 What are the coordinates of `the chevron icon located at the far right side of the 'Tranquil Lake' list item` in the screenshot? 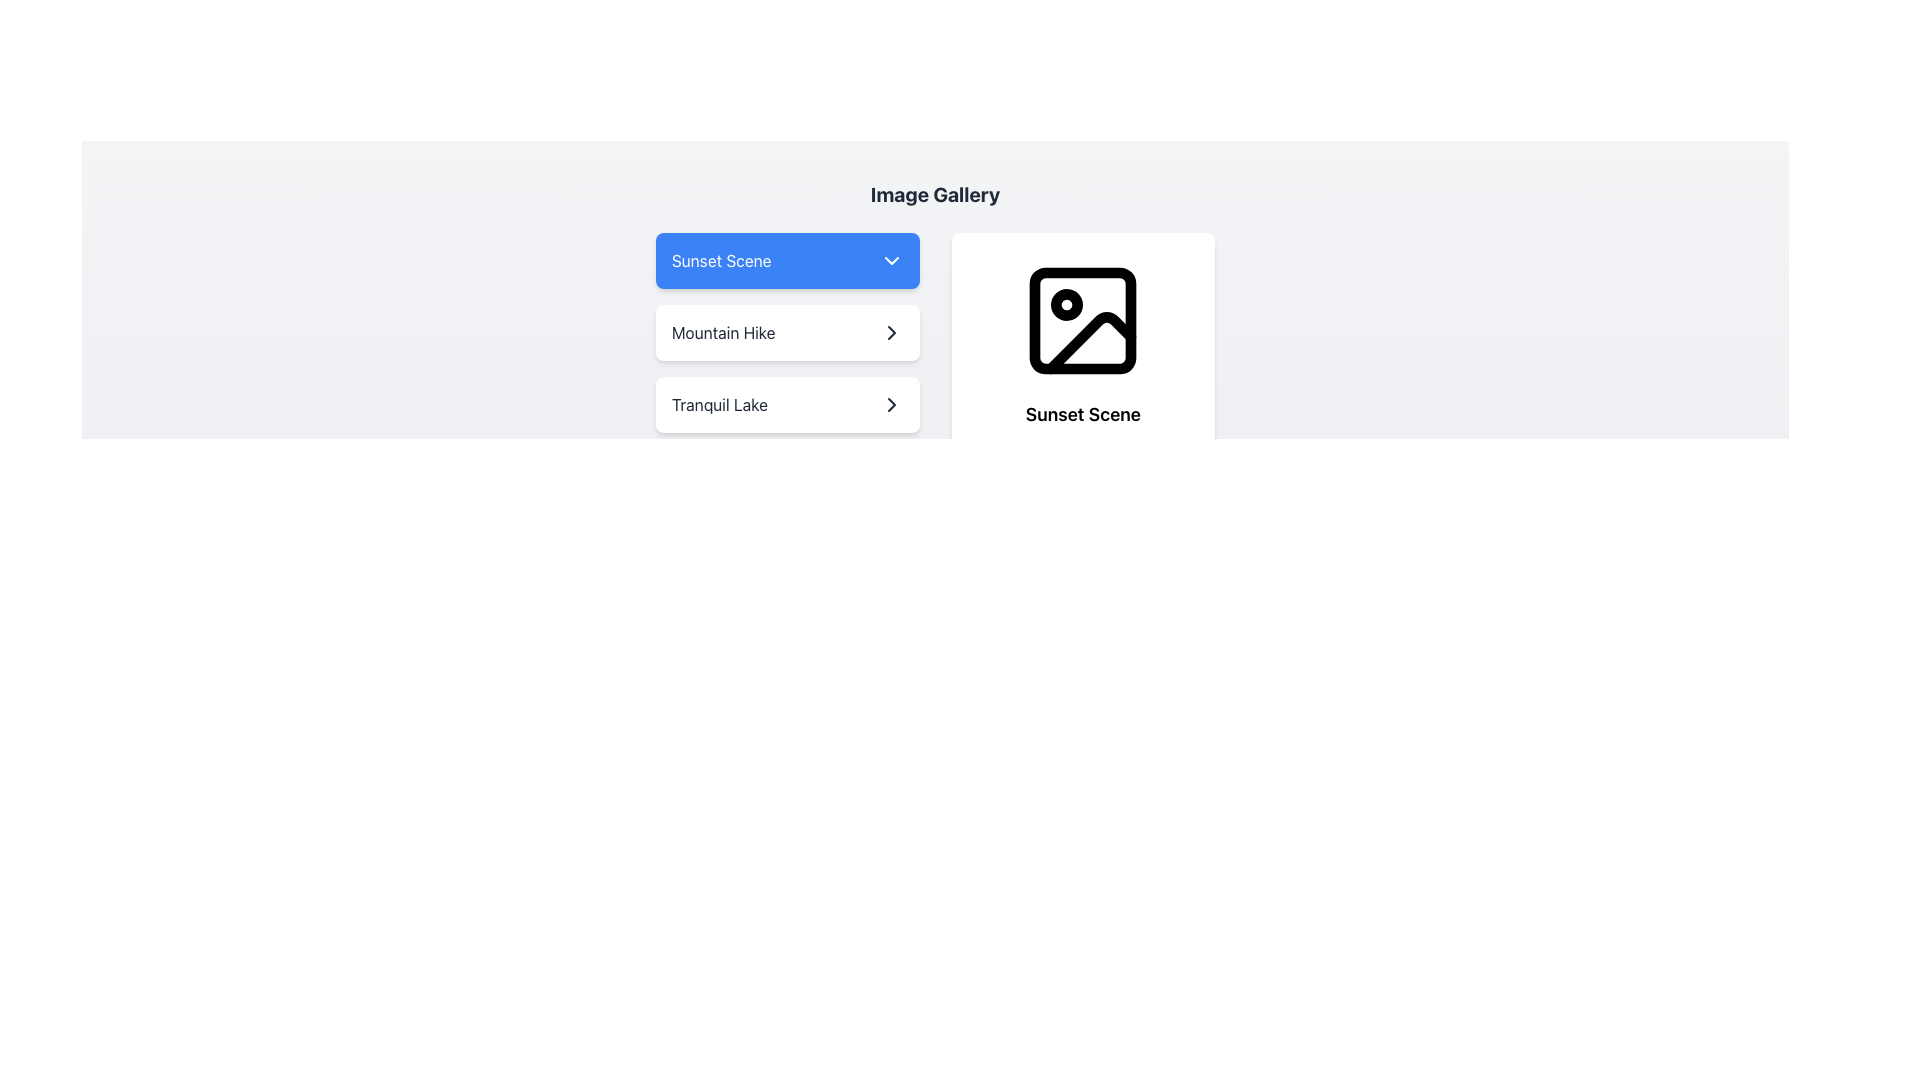 It's located at (890, 405).